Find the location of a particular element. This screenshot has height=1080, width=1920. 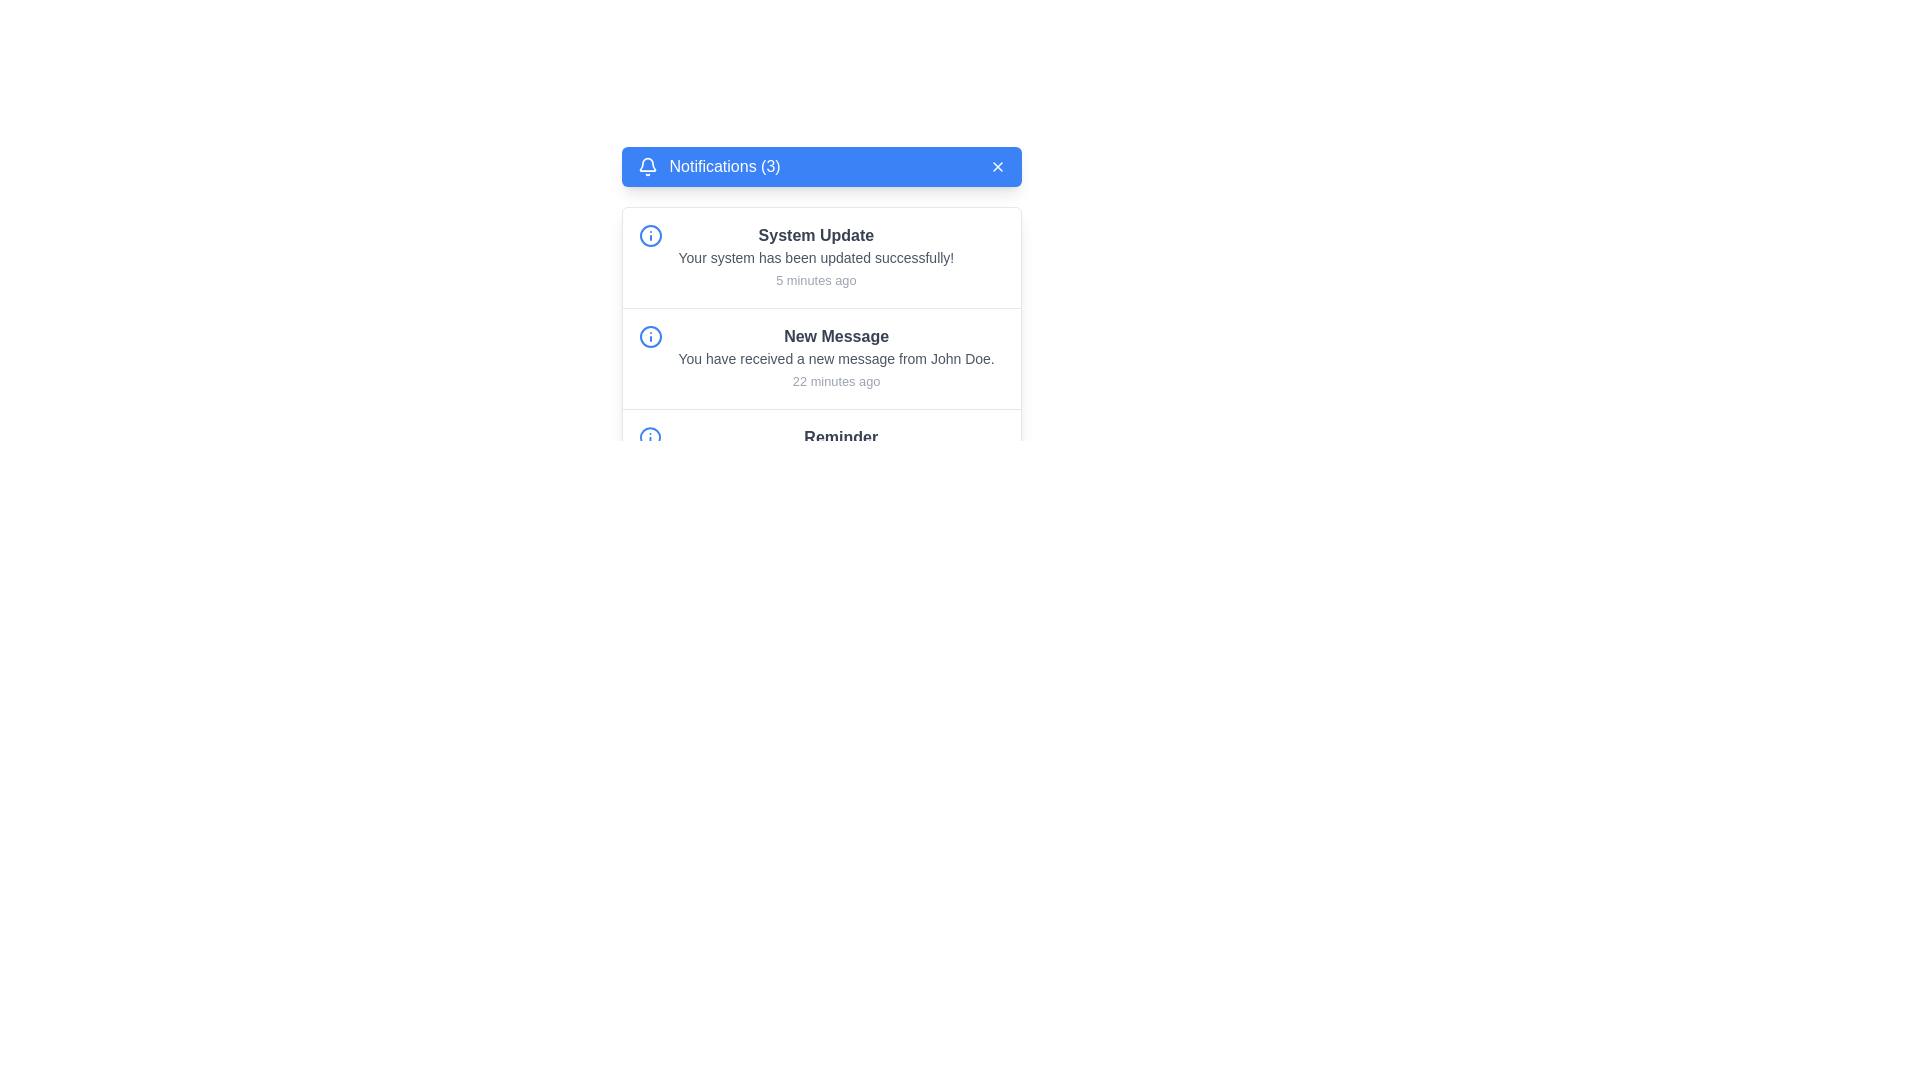

the notifications button that indicates the number of active notifications ('3') is located at coordinates (821, 165).